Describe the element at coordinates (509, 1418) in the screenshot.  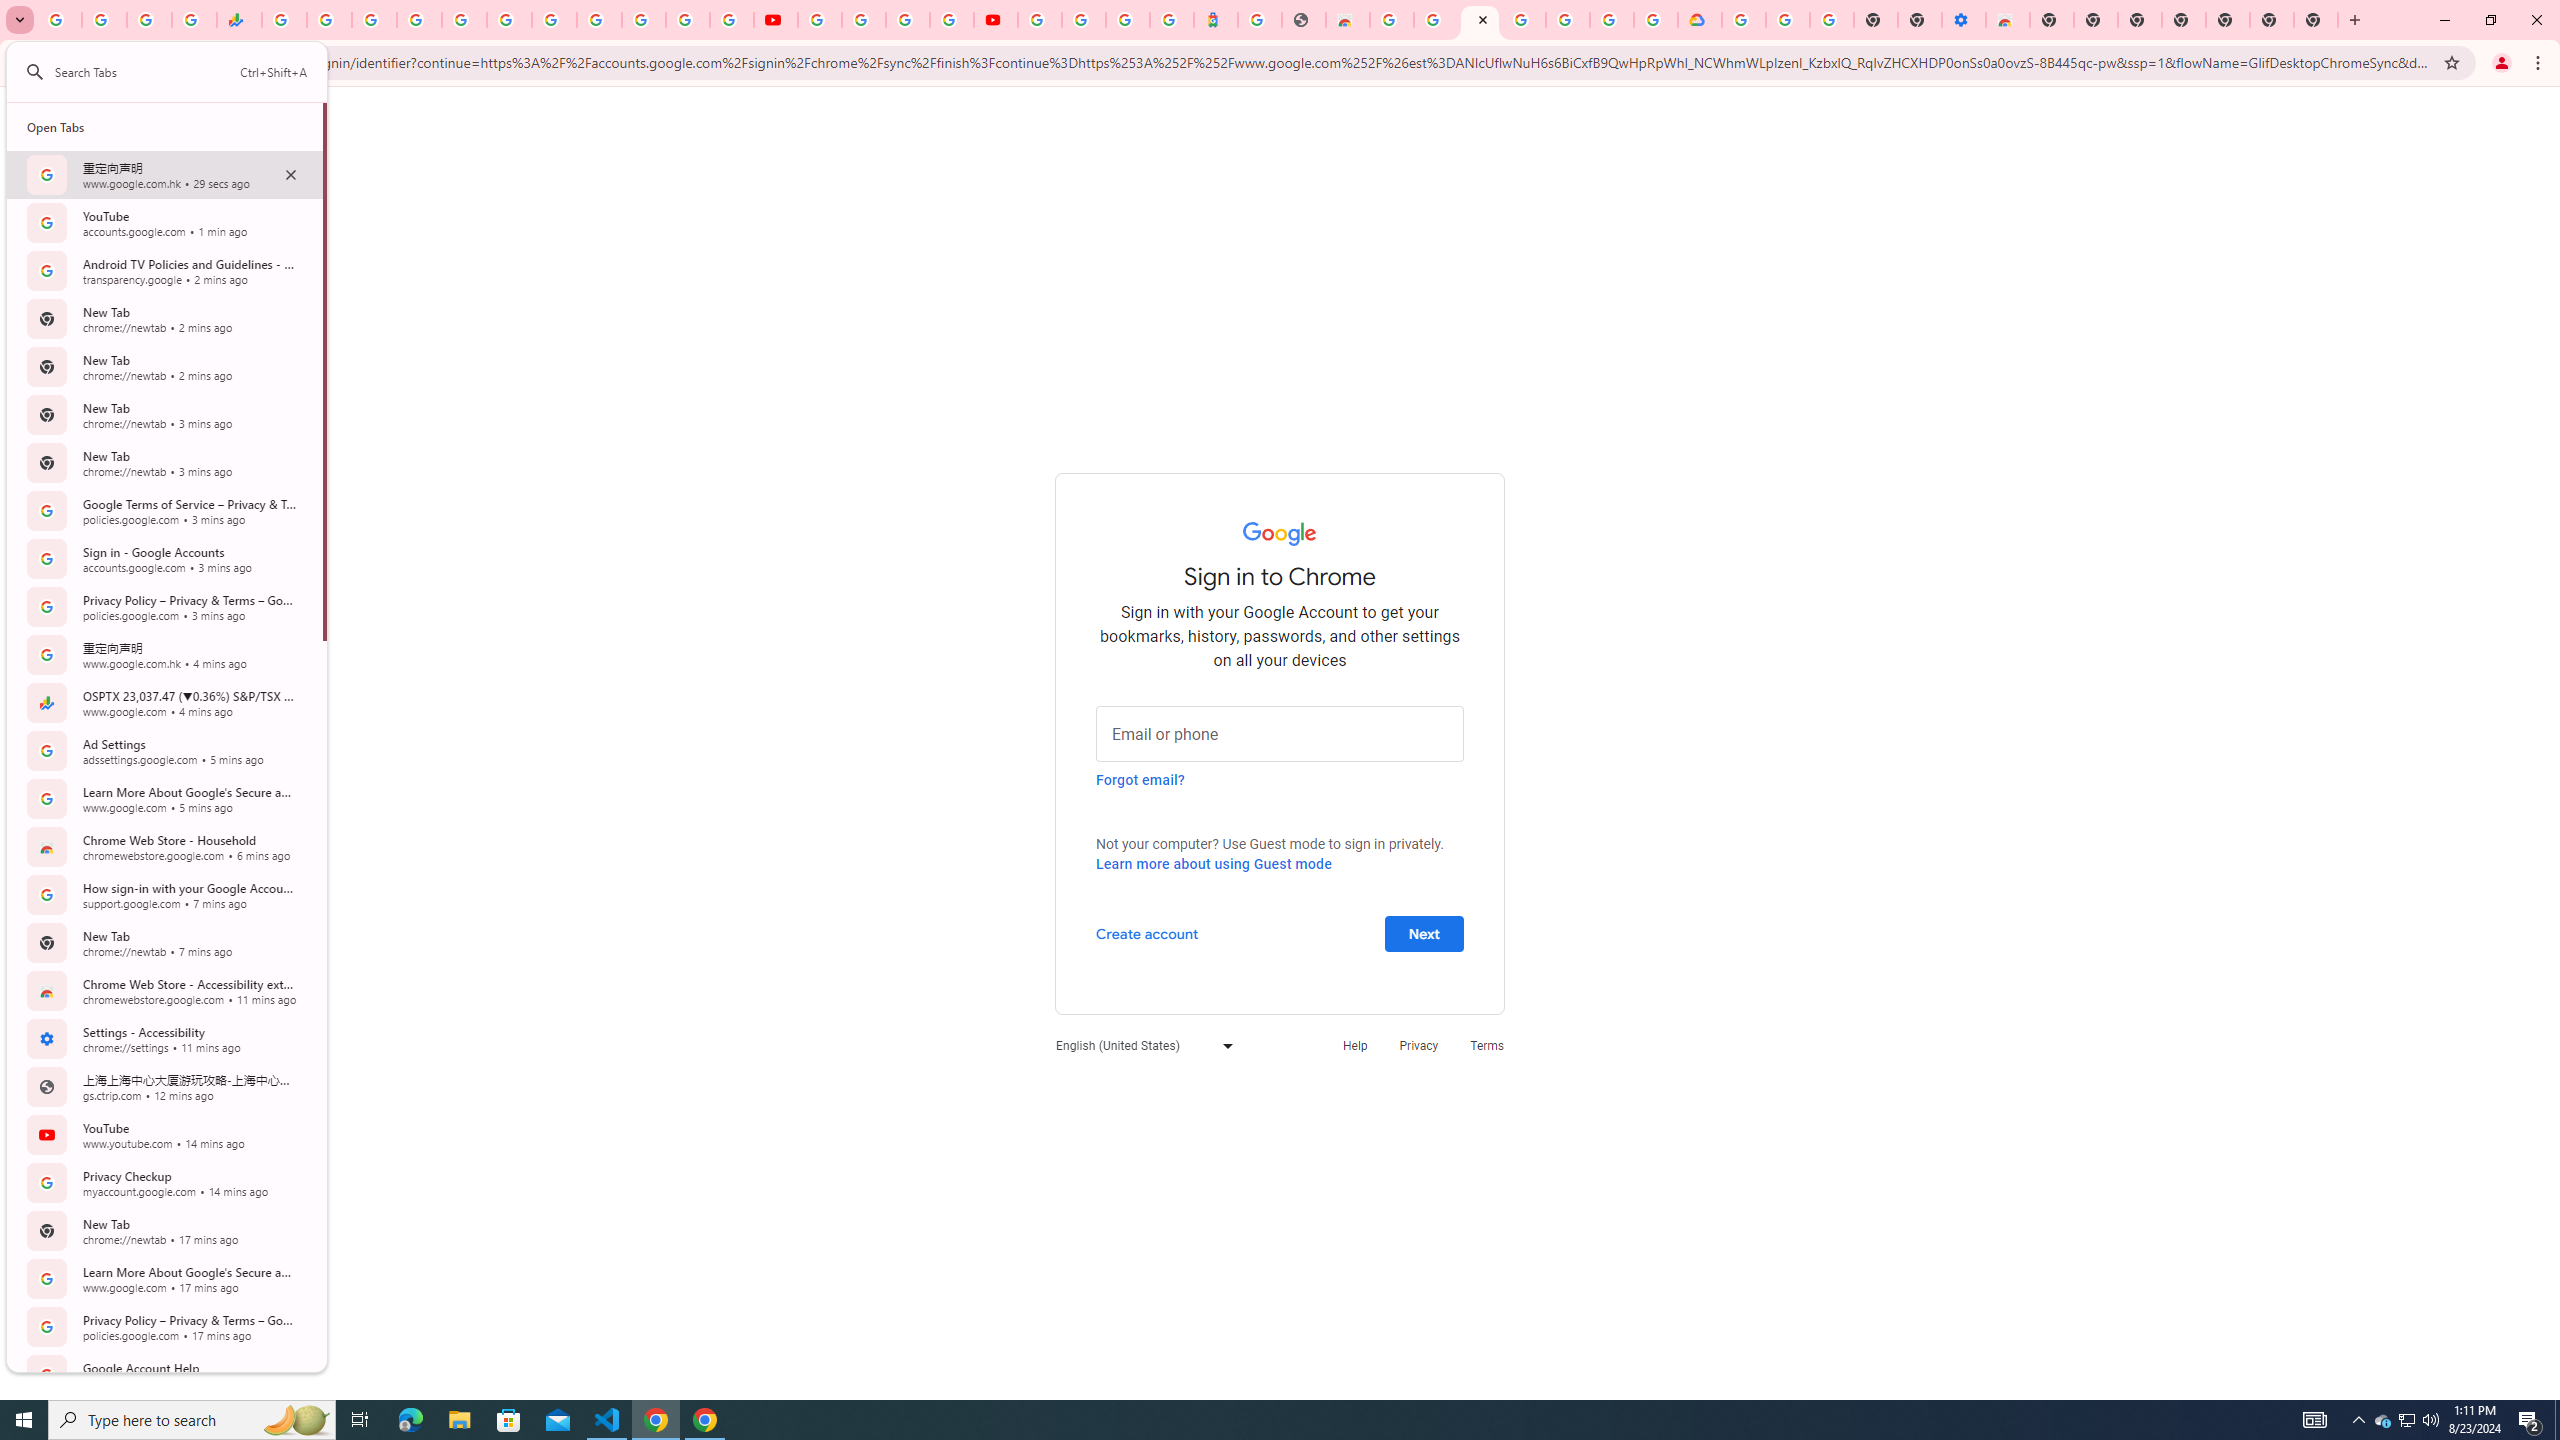
I see `'Microsoft Store'` at that location.